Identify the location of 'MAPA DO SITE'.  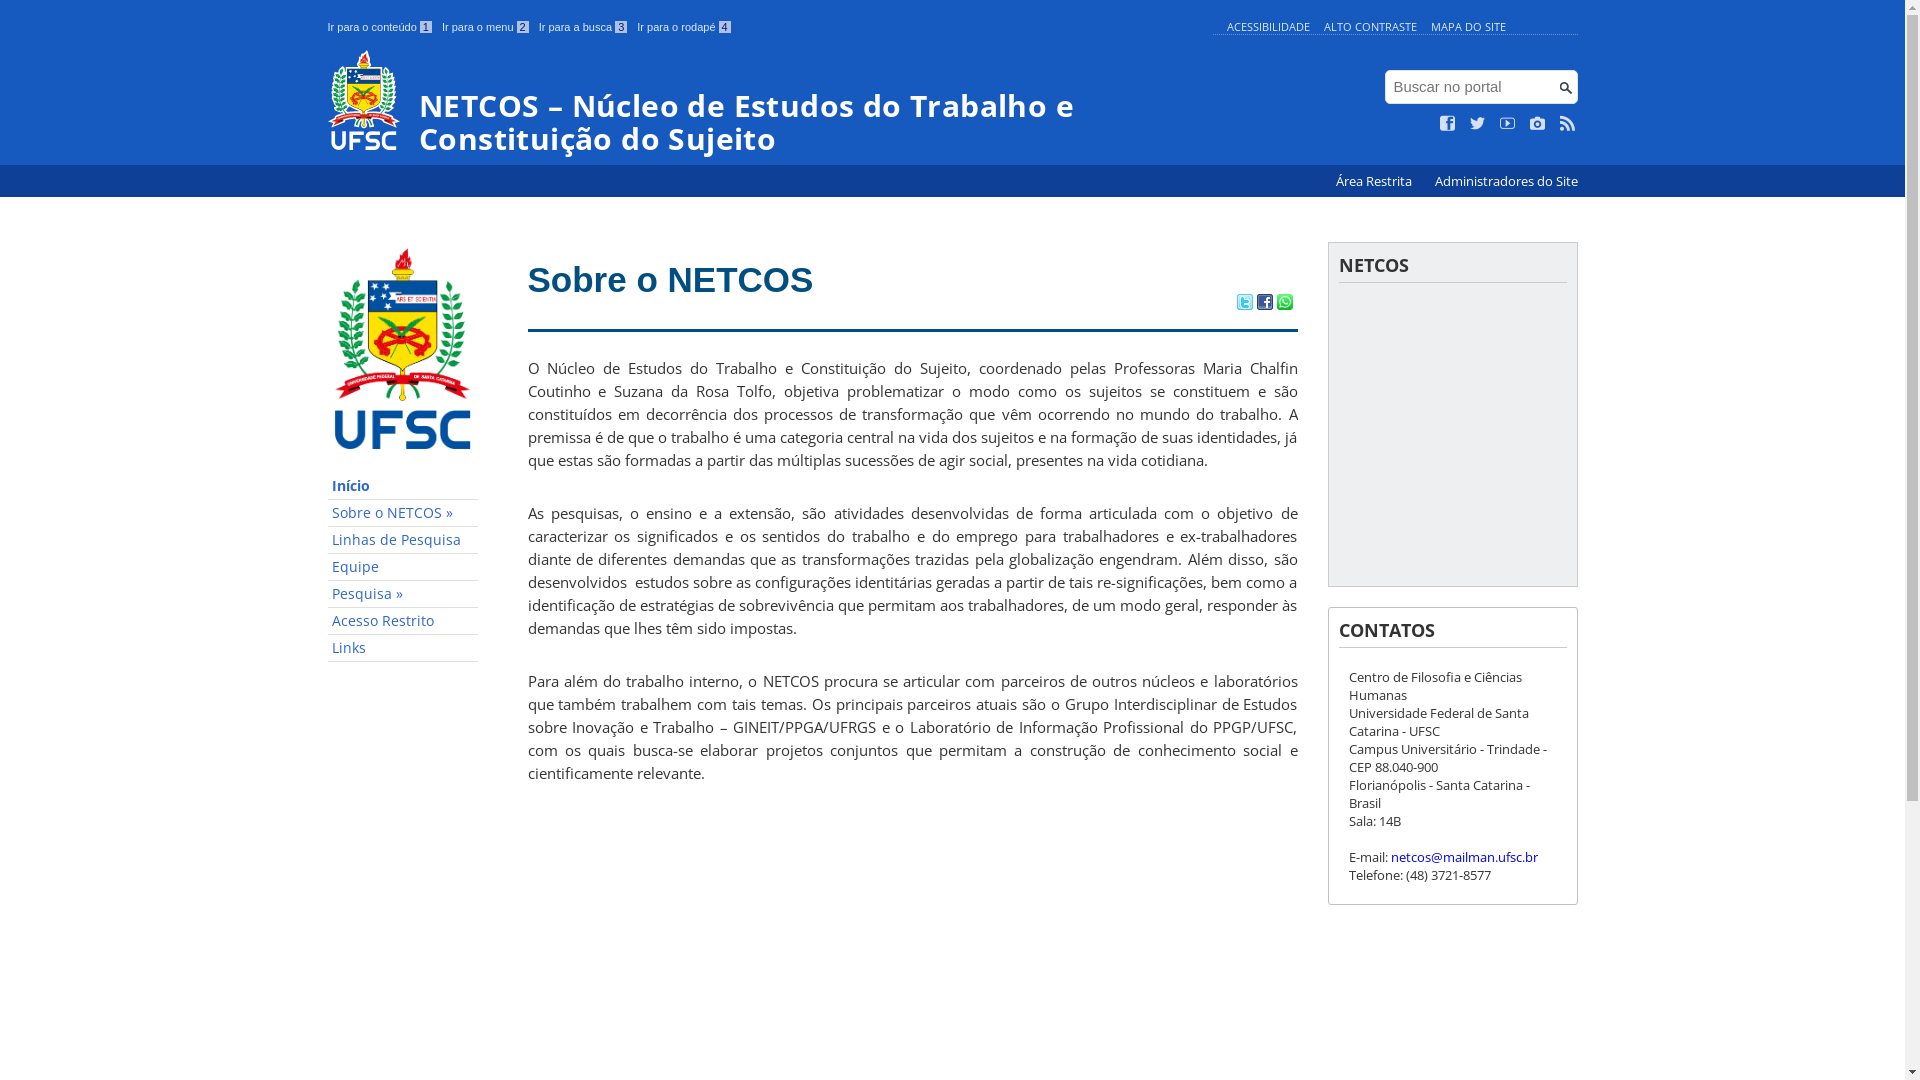
(1429, 26).